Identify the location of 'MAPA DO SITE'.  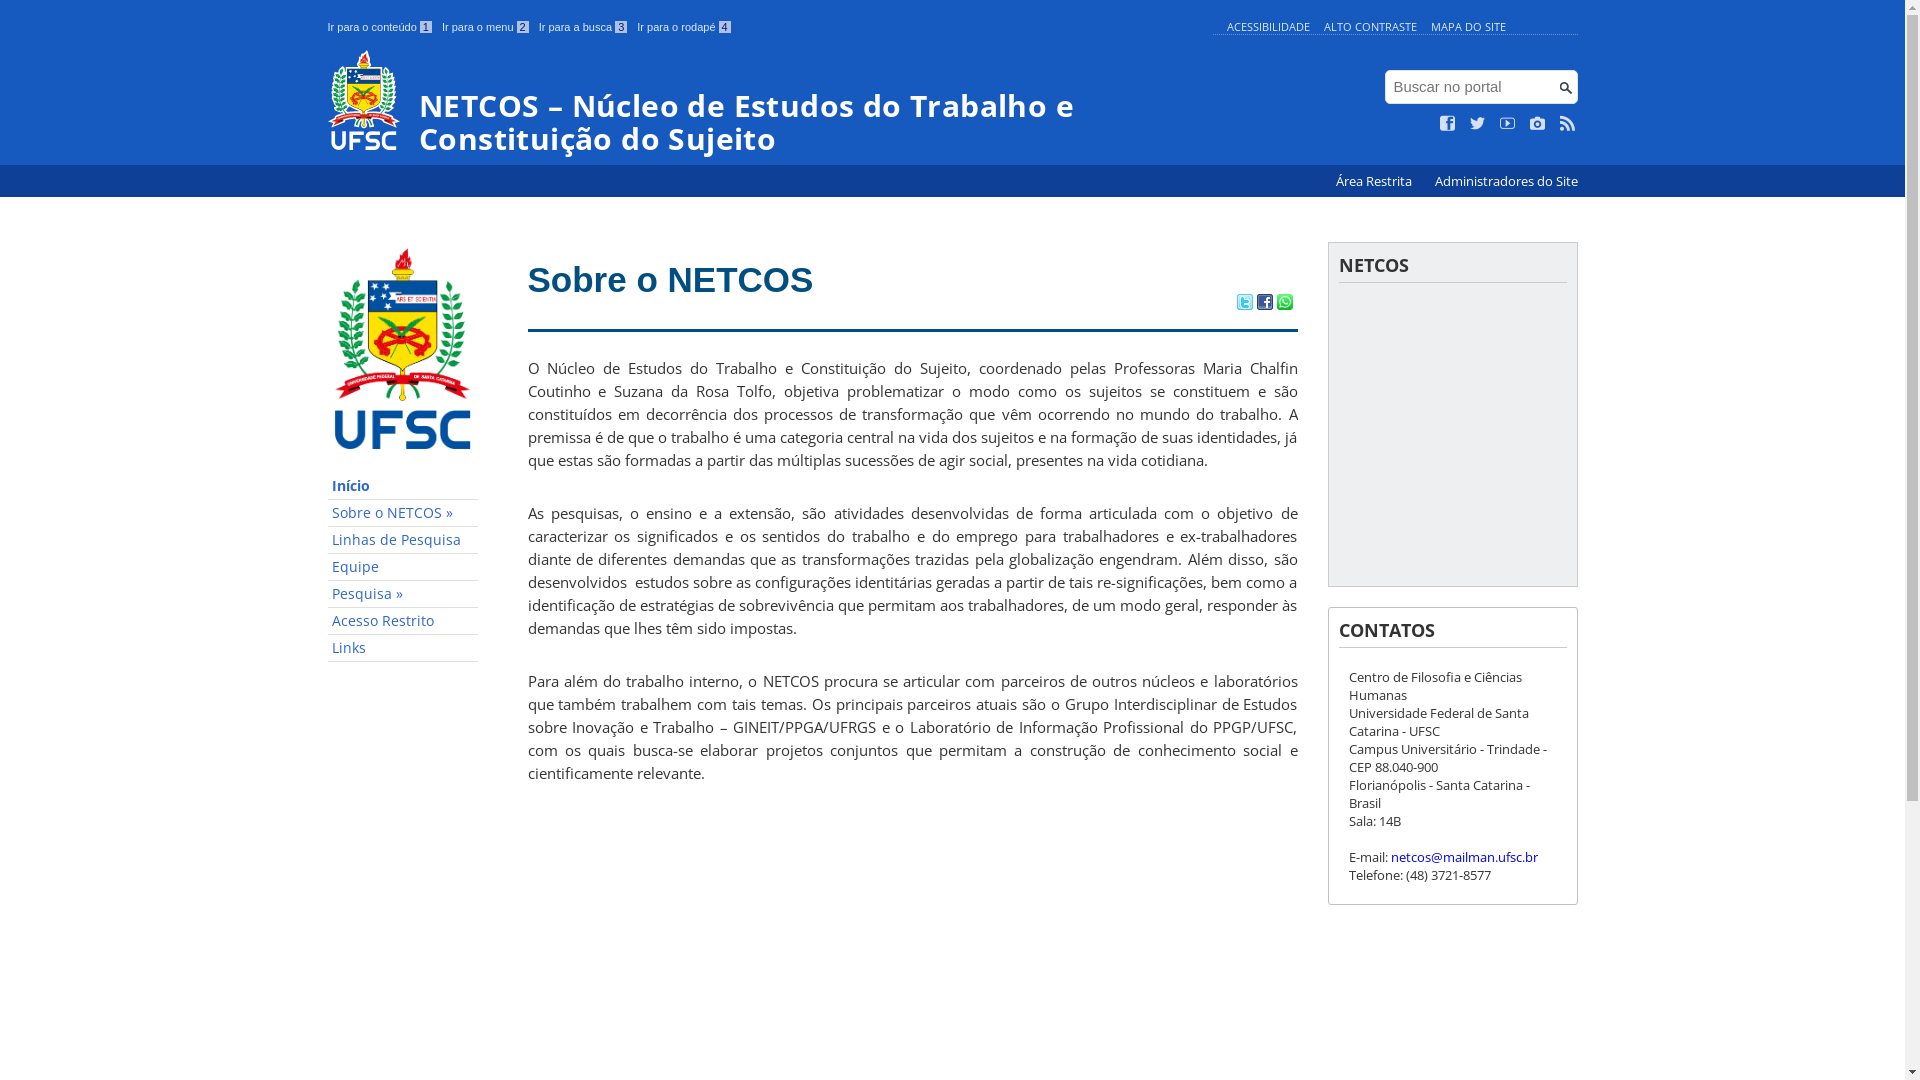
(1429, 26).